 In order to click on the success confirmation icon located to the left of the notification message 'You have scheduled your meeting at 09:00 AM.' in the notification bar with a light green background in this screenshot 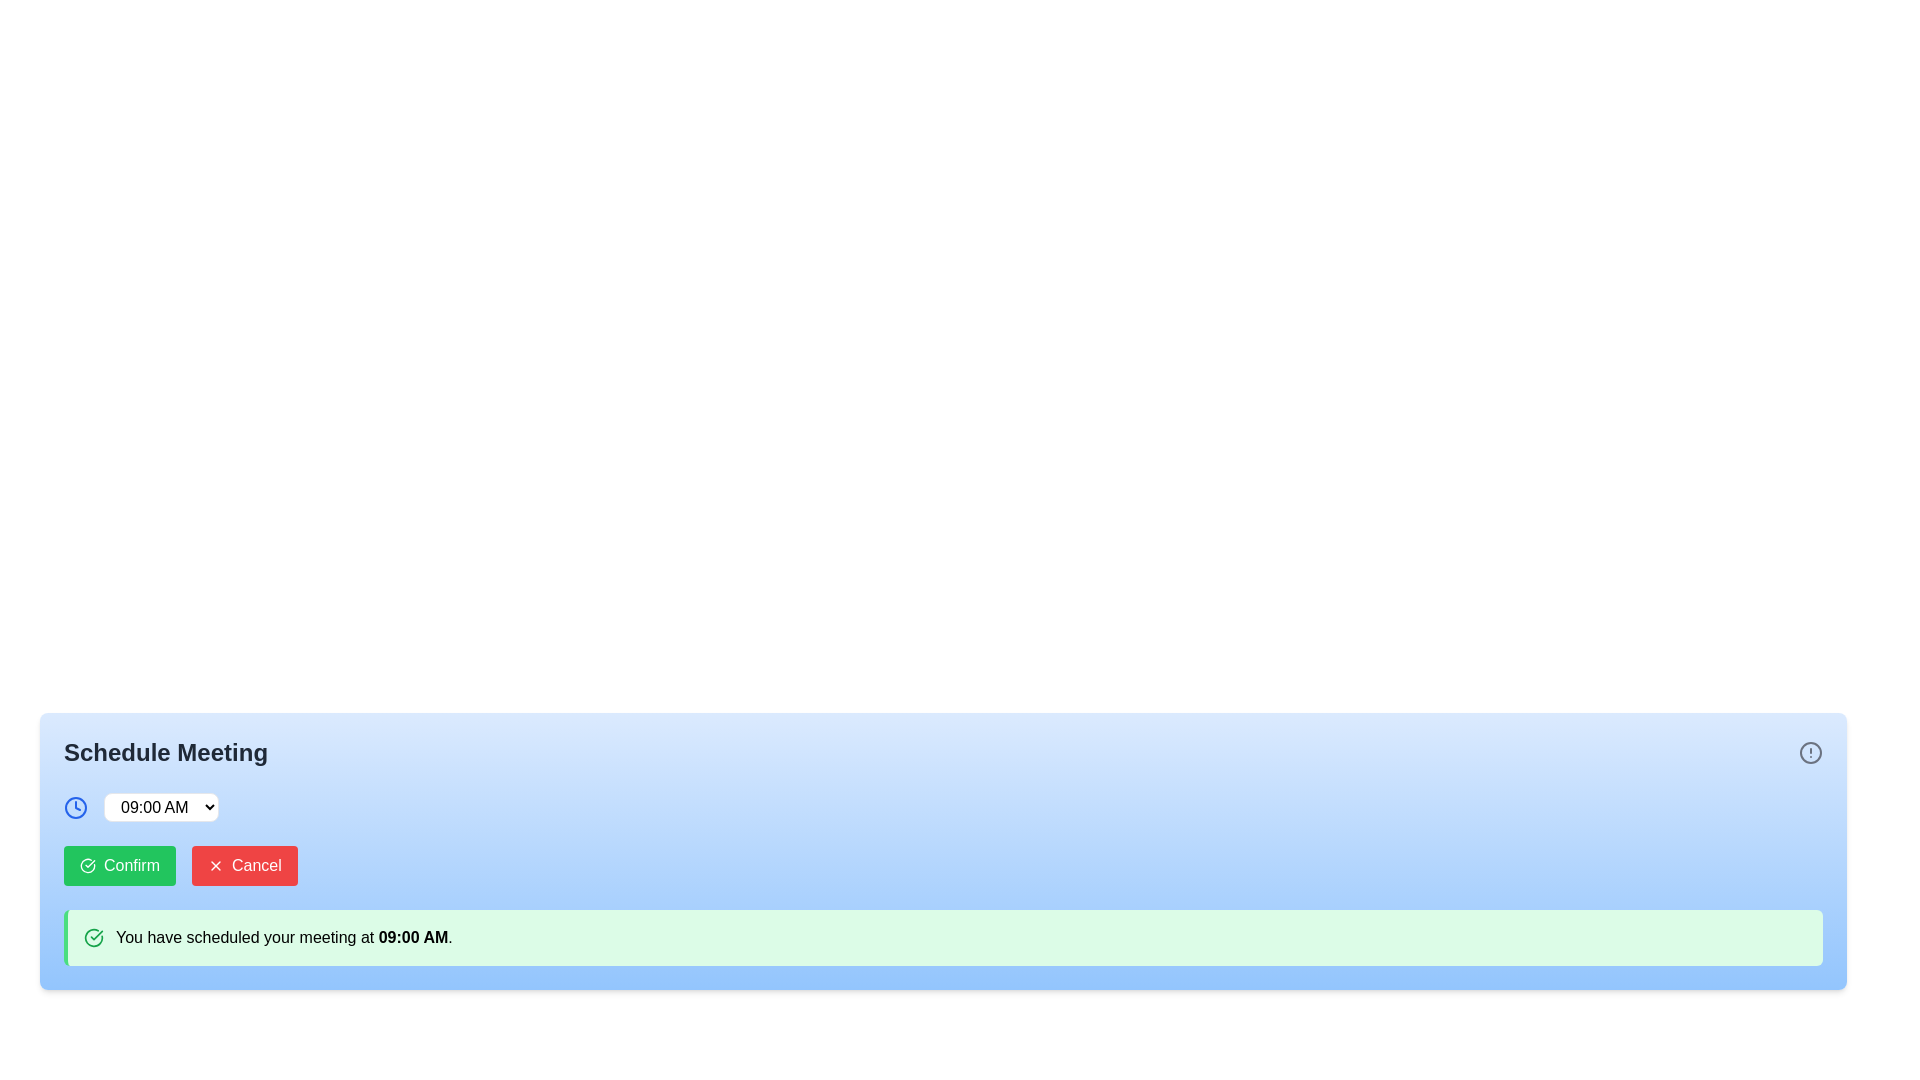, I will do `click(93, 937)`.